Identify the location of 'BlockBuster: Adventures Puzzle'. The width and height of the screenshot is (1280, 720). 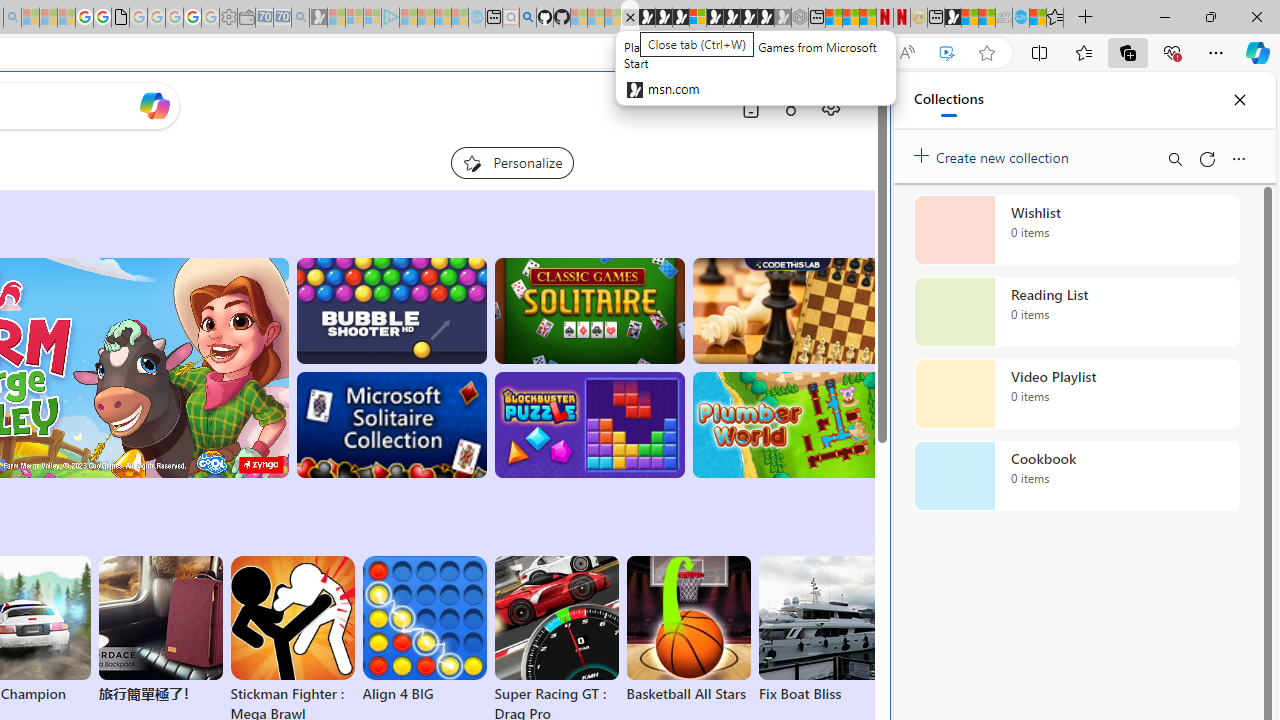
(588, 424).